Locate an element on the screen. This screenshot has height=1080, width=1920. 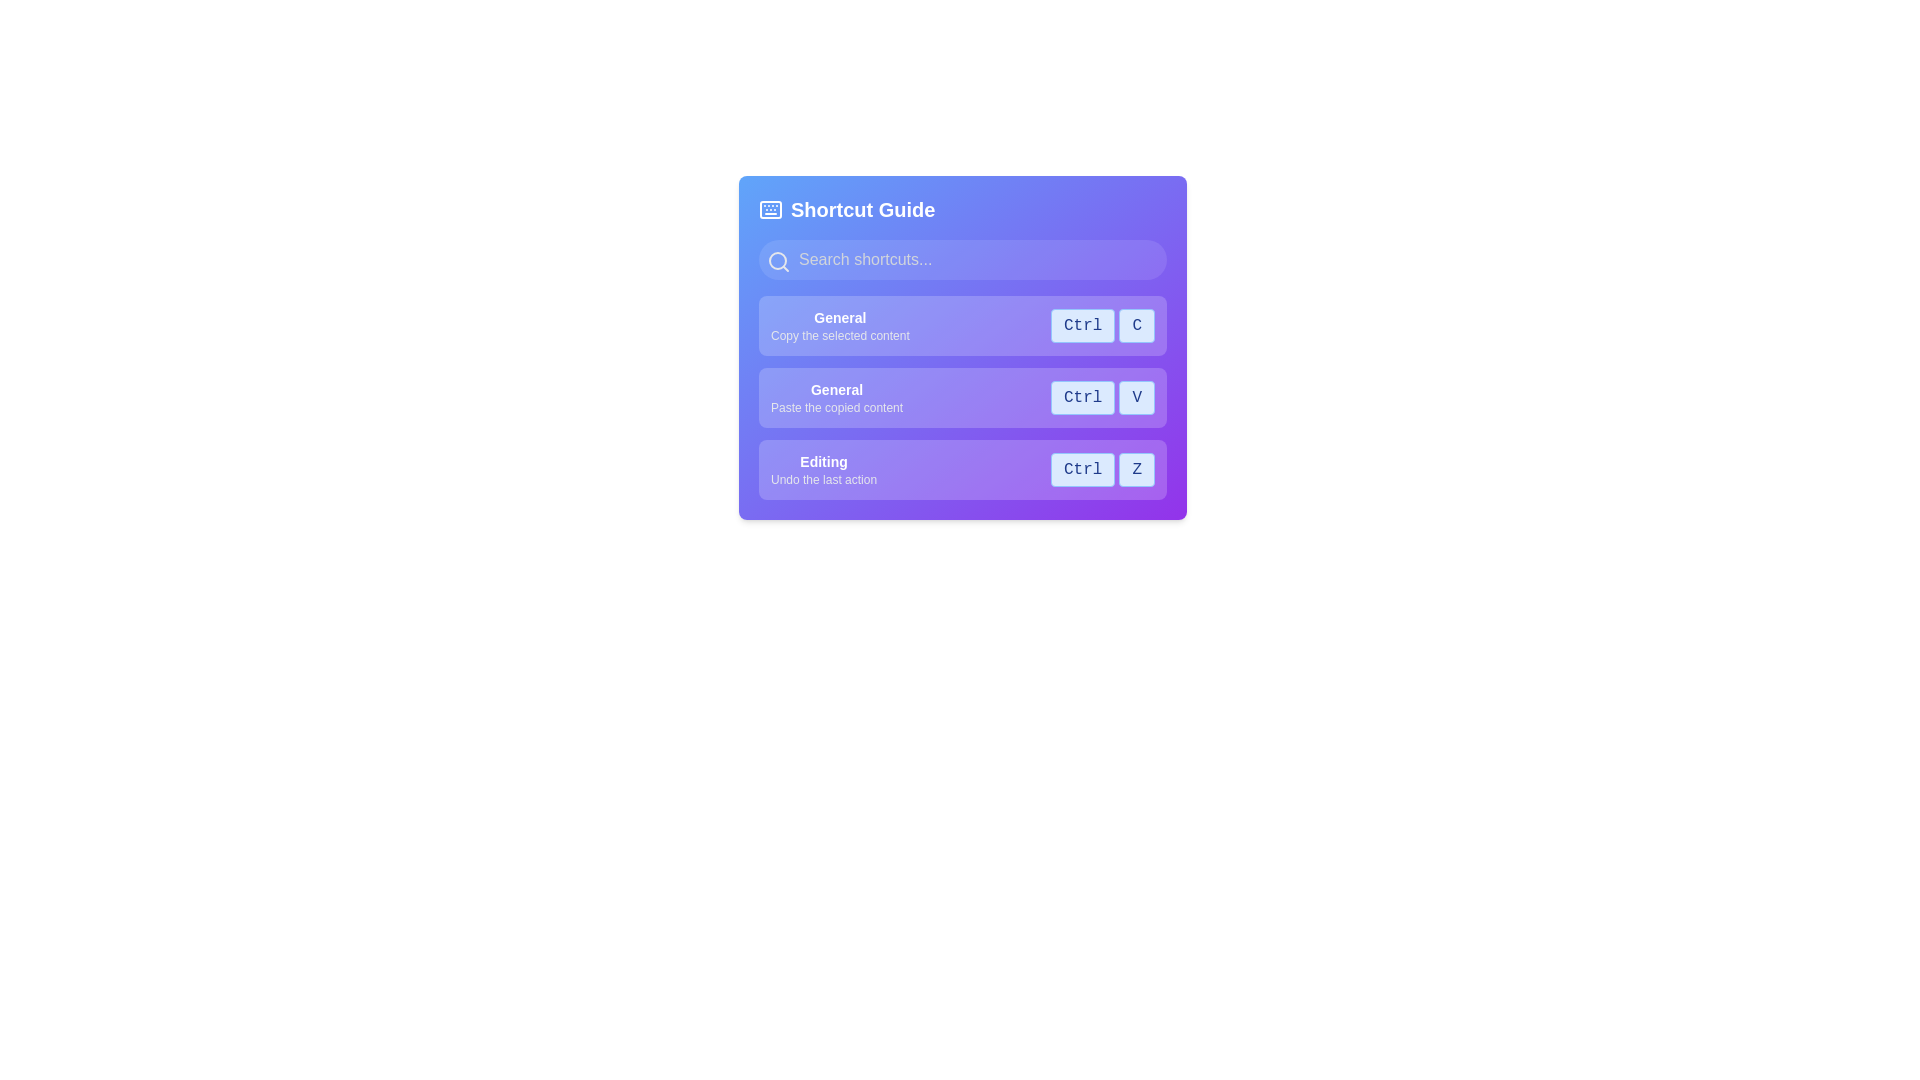
the 'Editing' text description label, which is the bottommost entry in the 'Shortcut Guide' interface, displaying a bold title in white and a smaller instruction in gray on a purple background is located at coordinates (824, 470).